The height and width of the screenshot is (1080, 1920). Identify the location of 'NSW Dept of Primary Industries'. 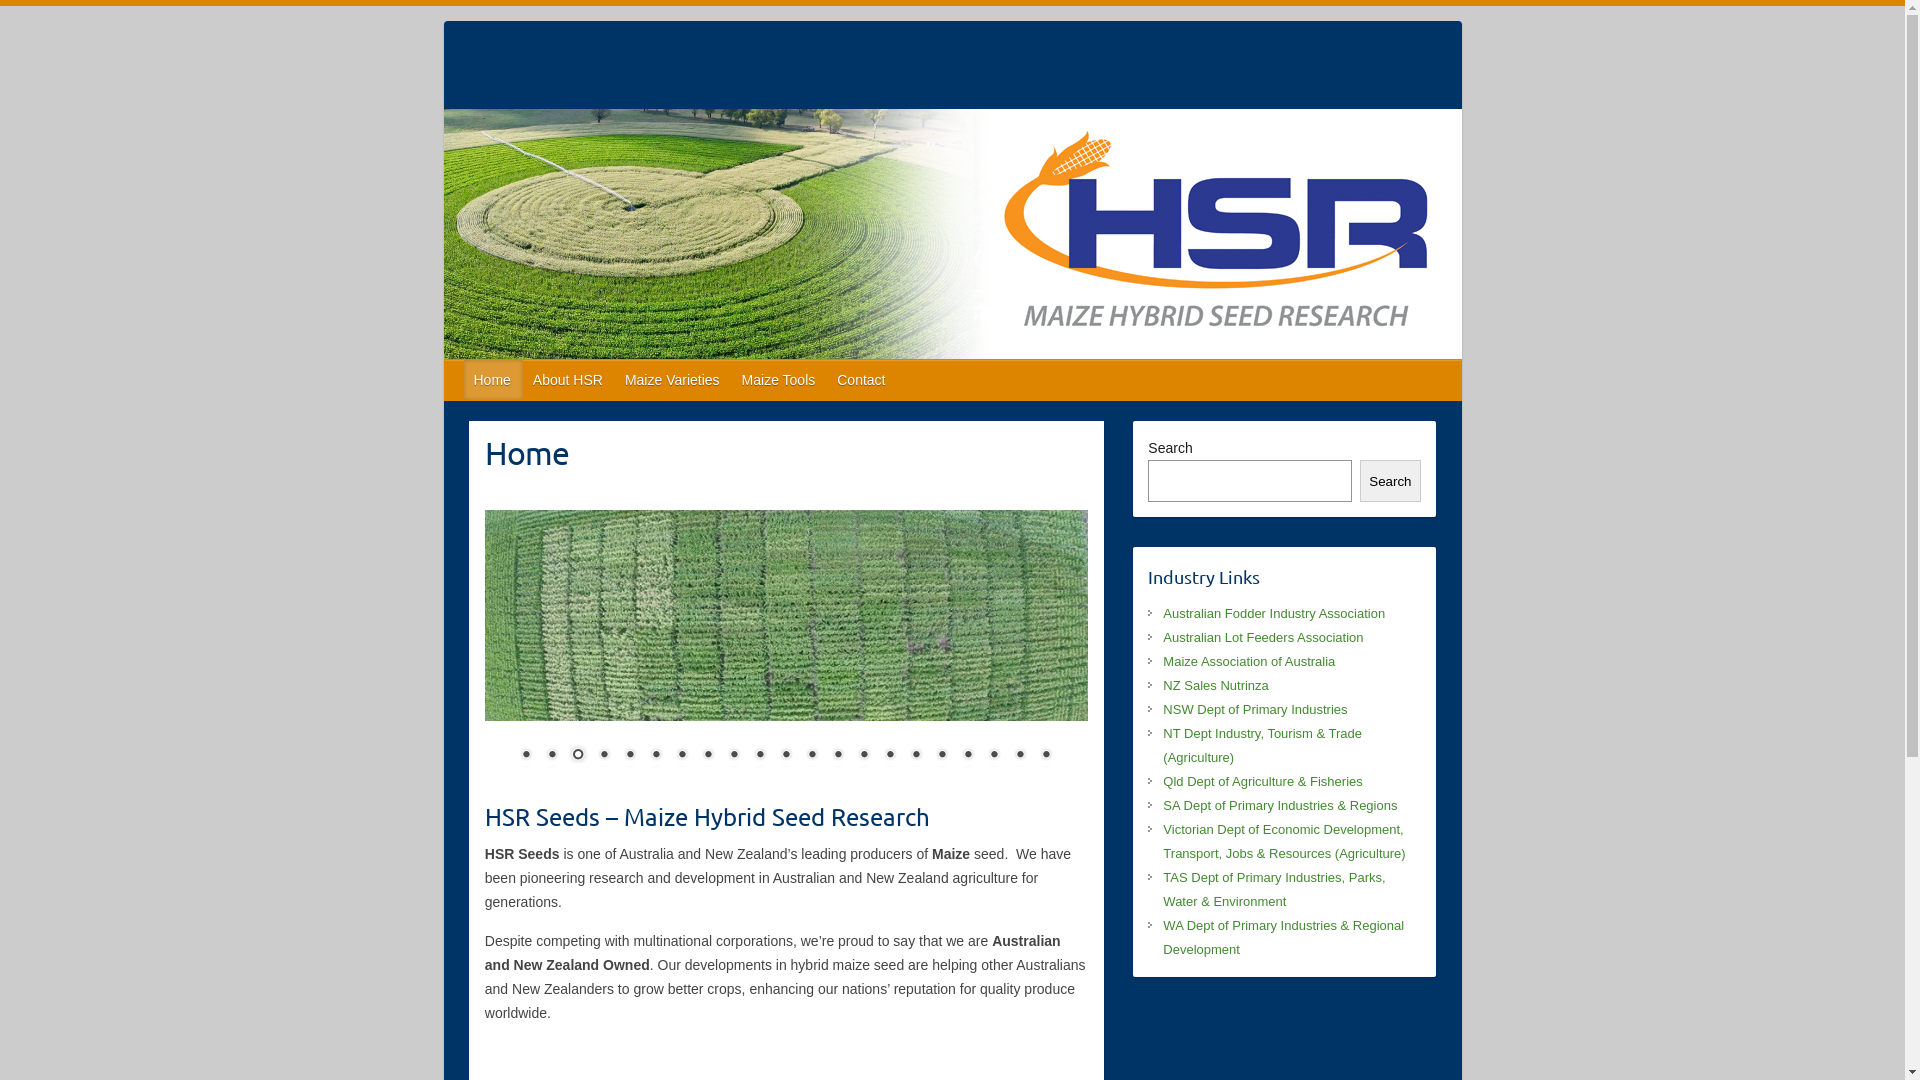
(1253, 708).